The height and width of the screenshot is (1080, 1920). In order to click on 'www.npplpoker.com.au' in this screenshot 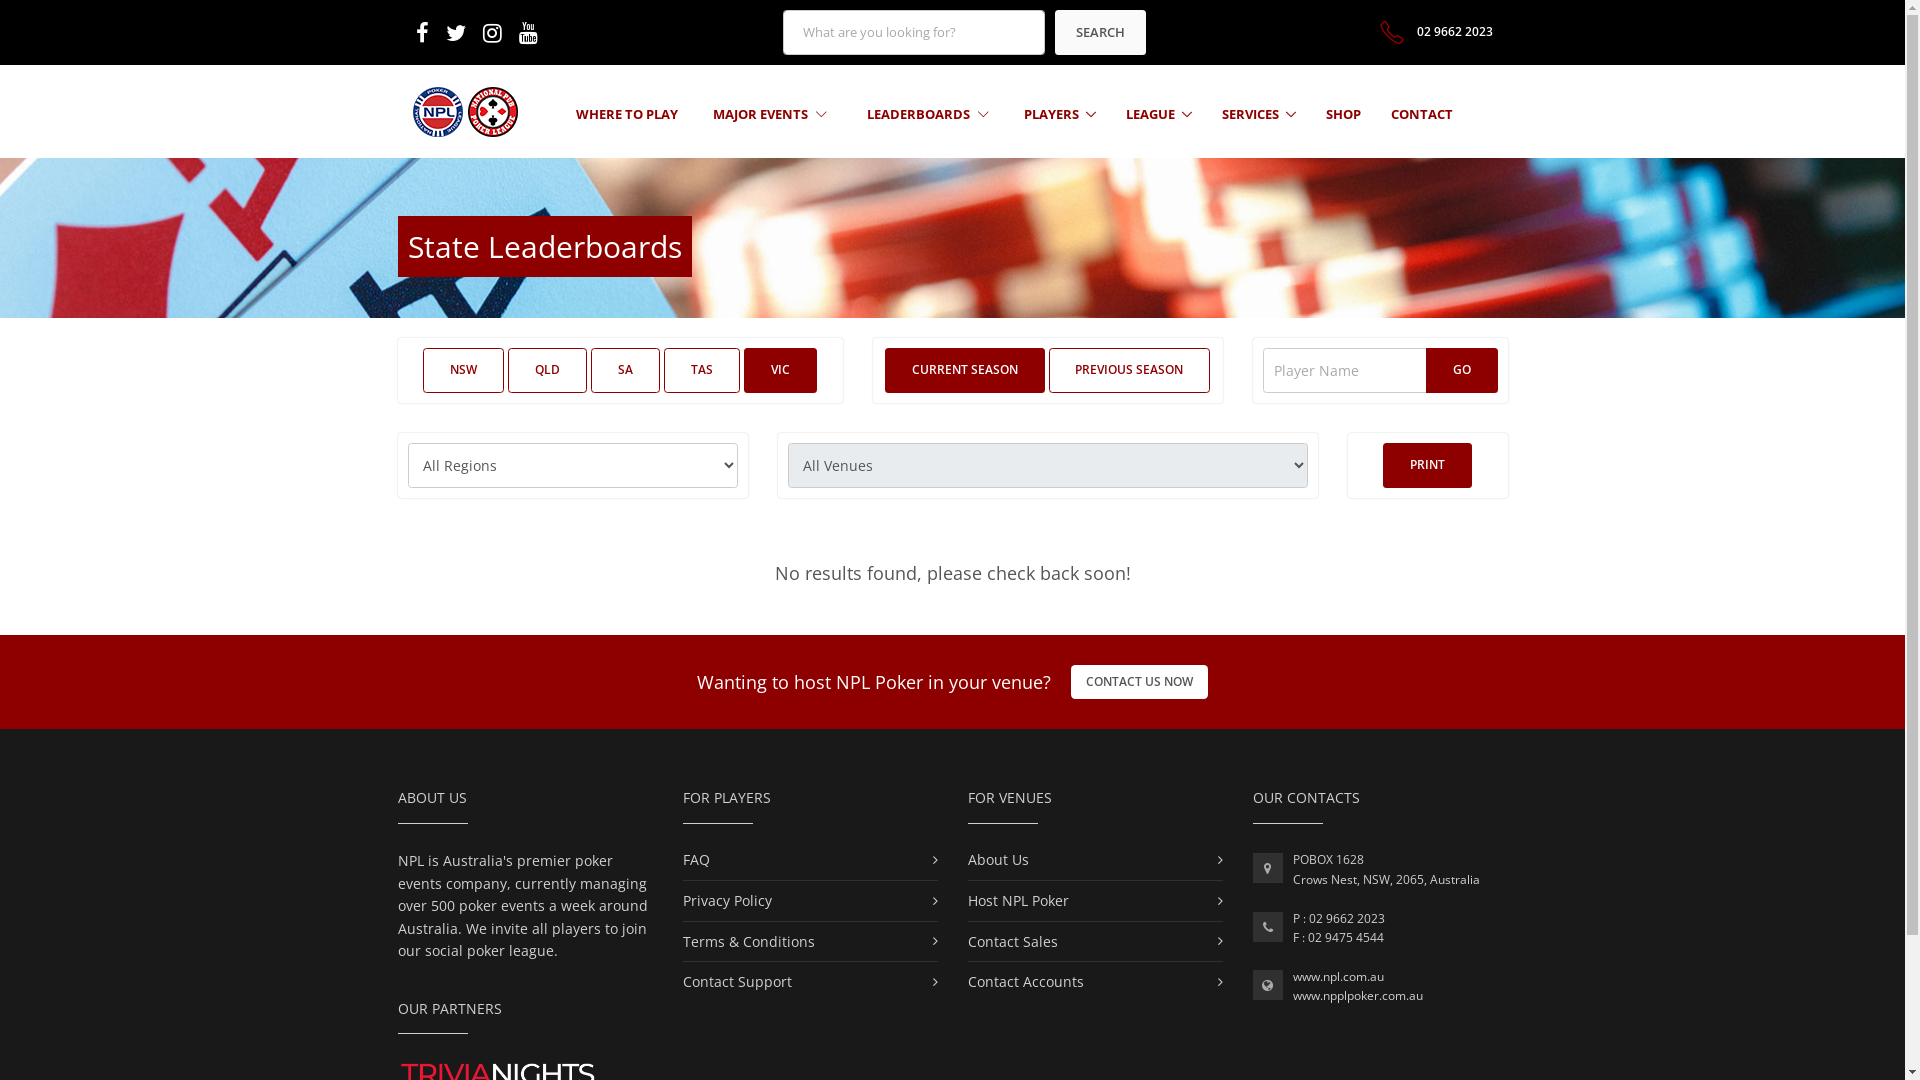, I will do `click(1357, 995)`.